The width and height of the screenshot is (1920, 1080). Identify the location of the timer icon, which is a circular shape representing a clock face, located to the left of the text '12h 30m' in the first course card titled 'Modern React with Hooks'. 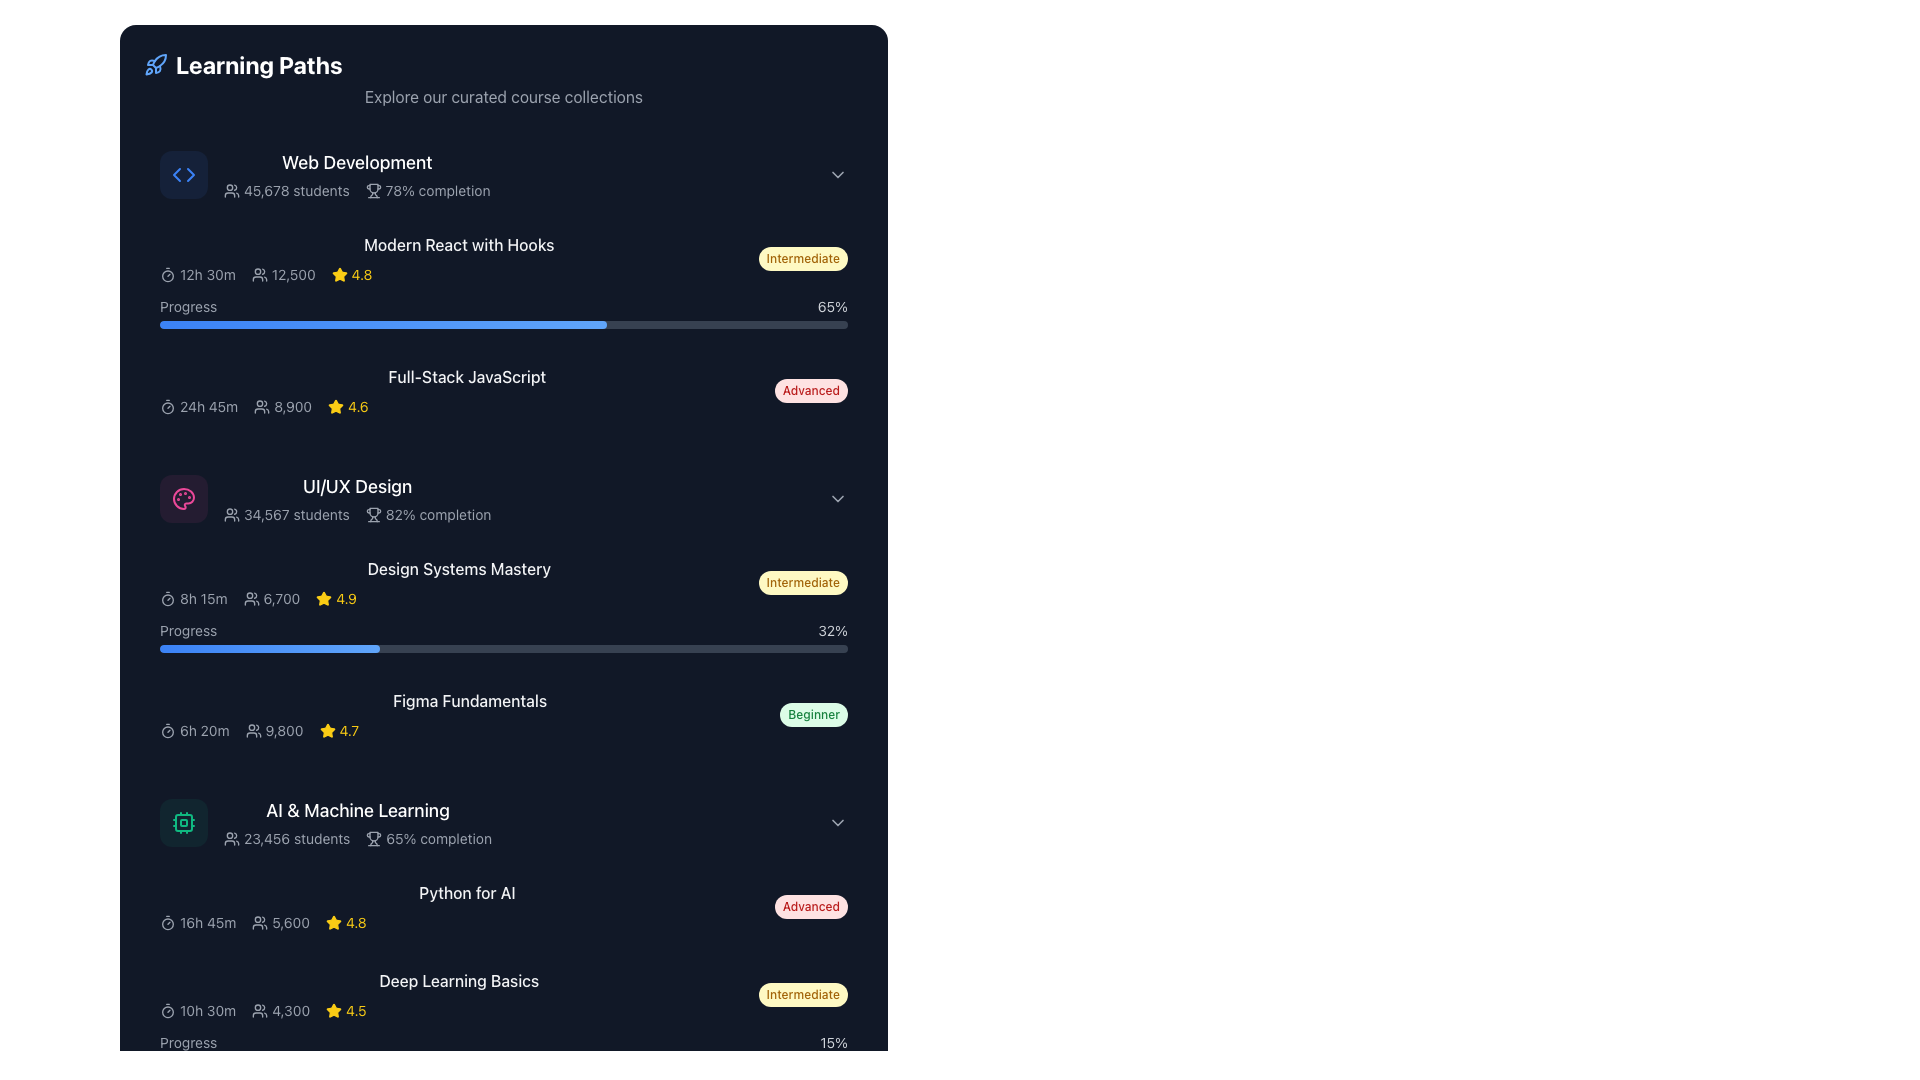
(168, 274).